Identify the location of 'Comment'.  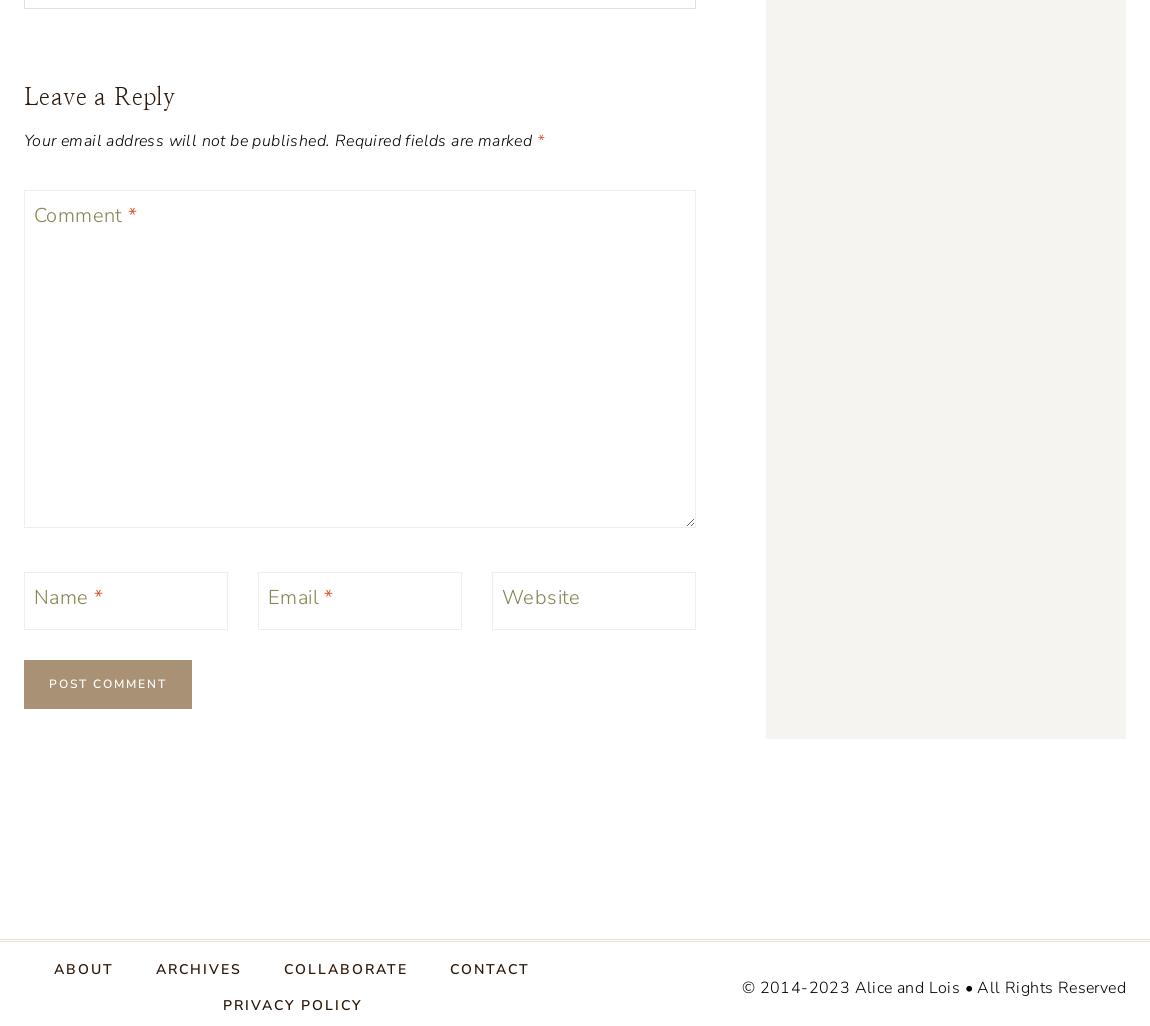
(33, 214).